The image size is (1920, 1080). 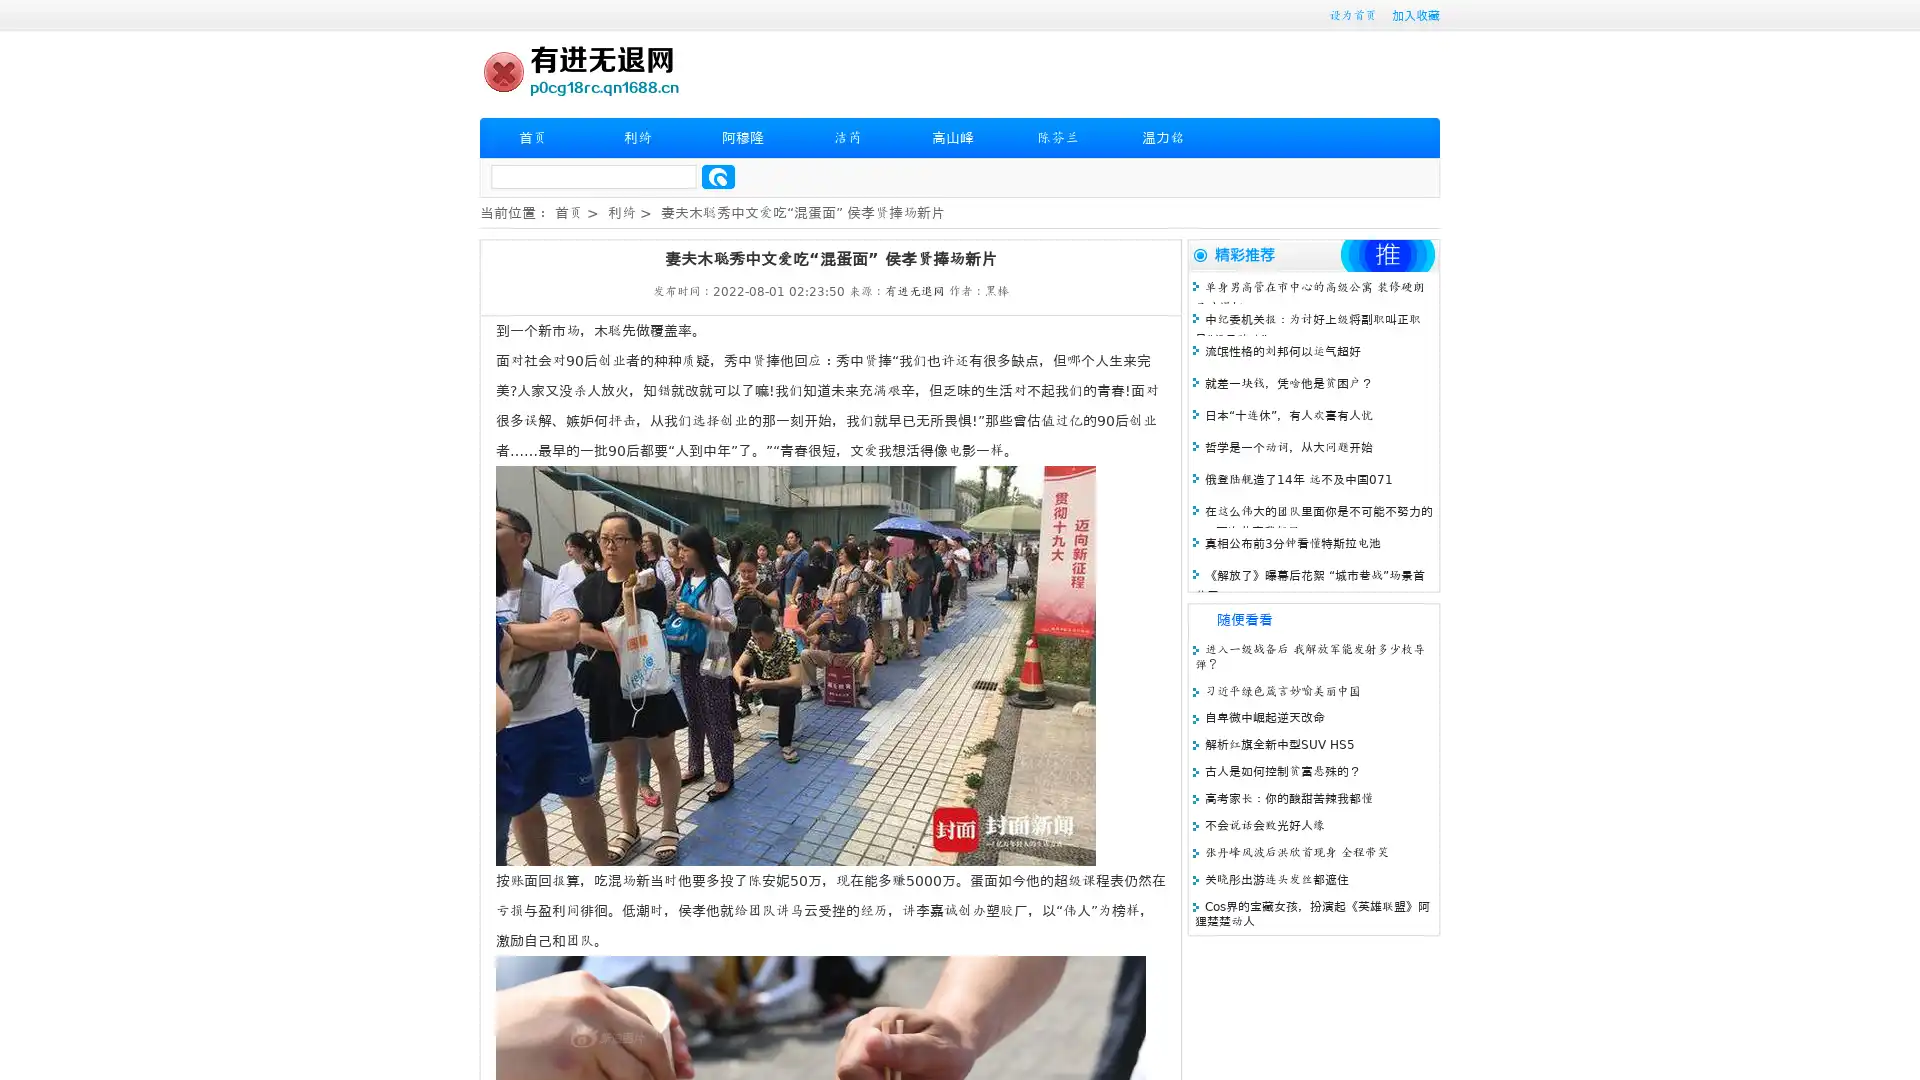 What do you see at coordinates (718, 176) in the screenshot?
I see `Search` at bounding box center [718, 176].